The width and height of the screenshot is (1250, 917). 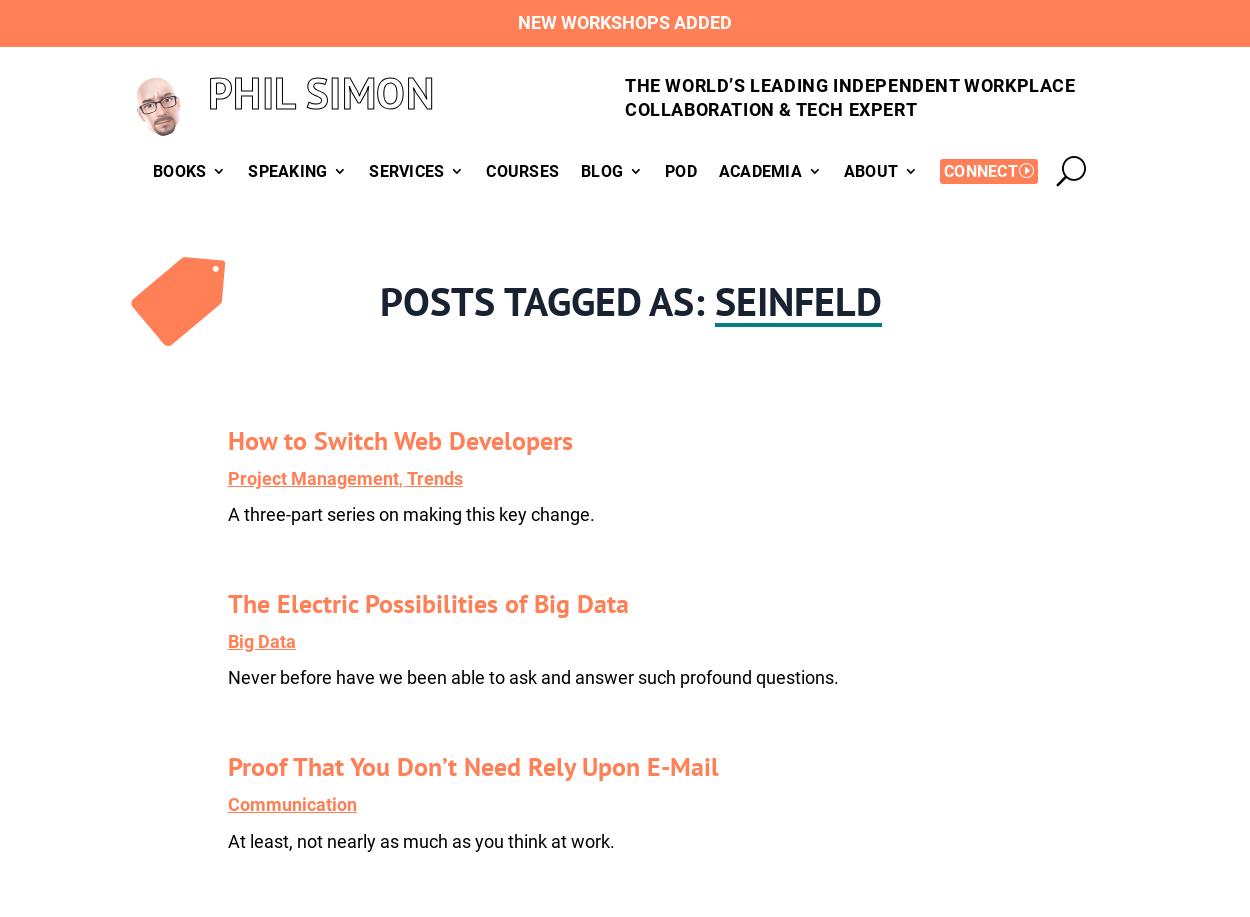 I want to click on 'Big Data', so click(x=261, y=639).